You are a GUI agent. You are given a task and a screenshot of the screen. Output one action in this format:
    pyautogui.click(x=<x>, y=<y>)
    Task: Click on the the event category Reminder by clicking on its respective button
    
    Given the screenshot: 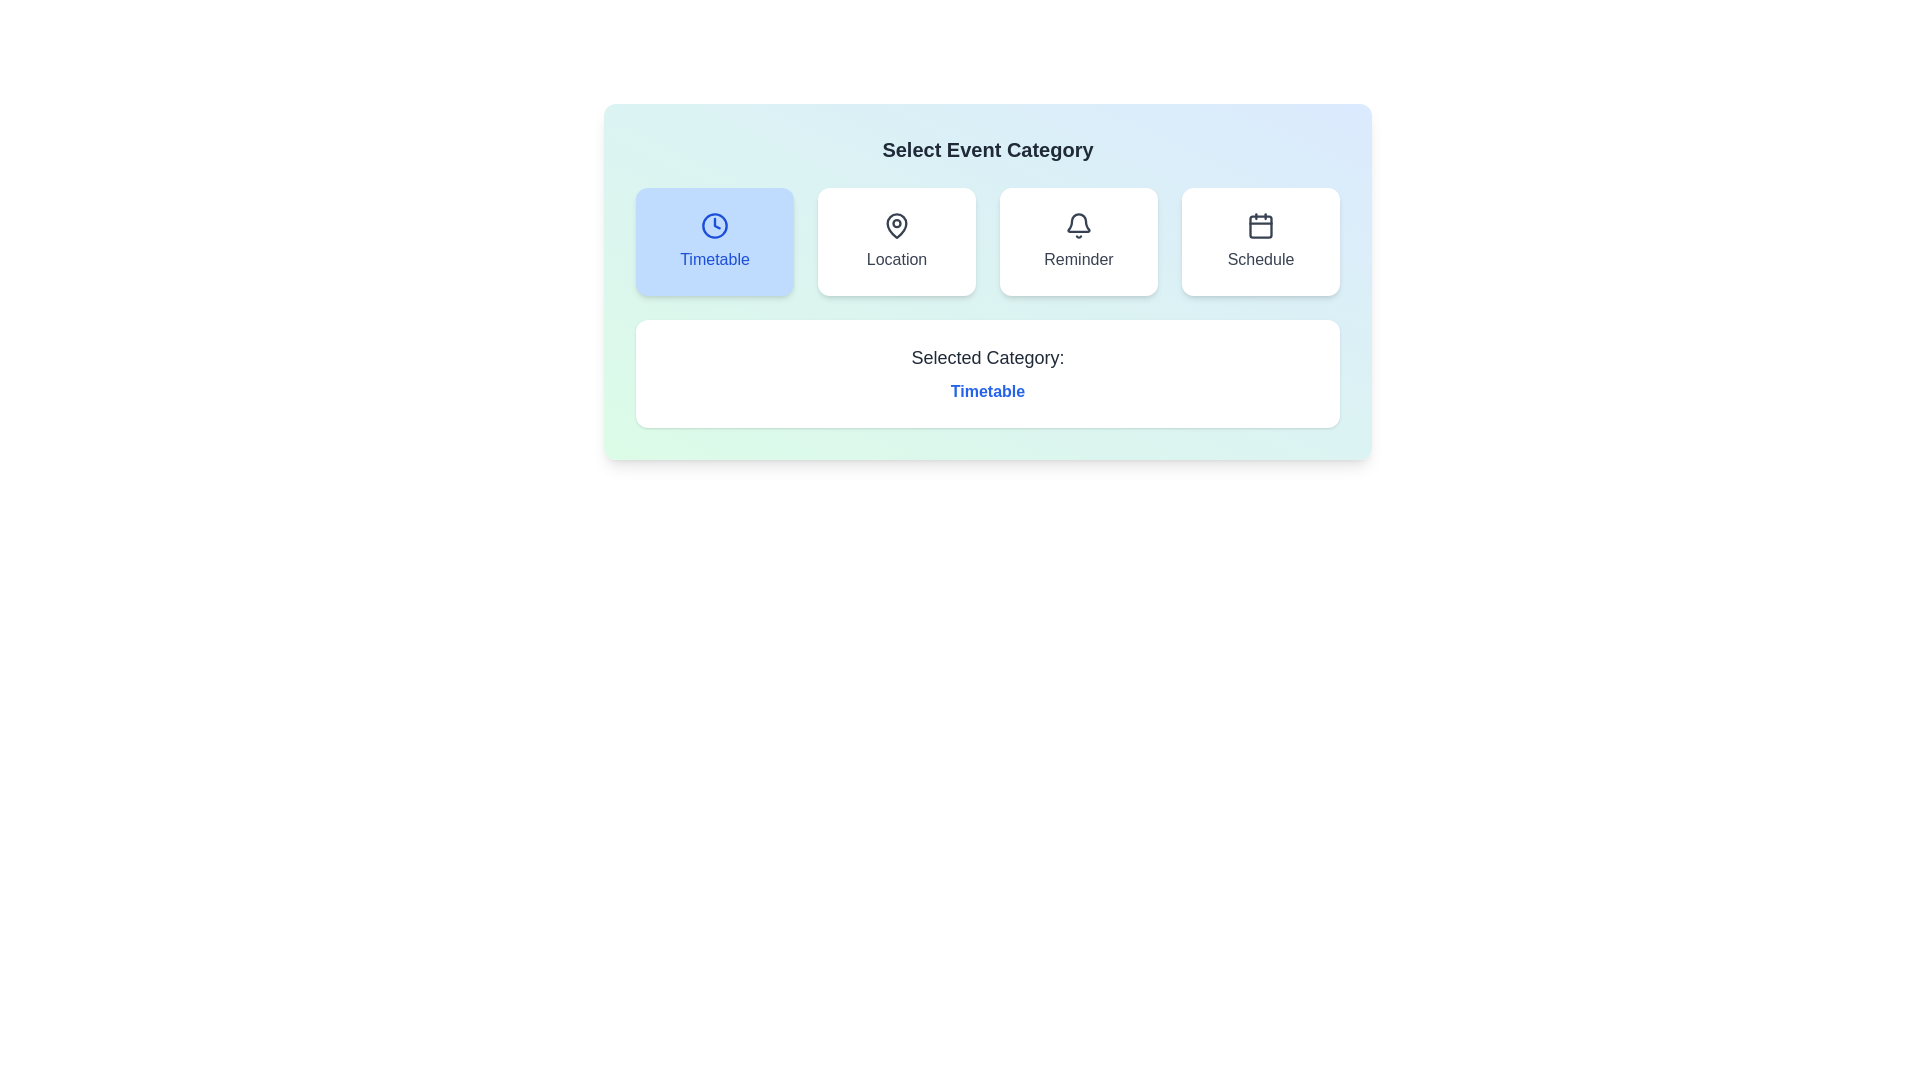 What is the action you would take?
    pyautogui.click(x=1078, y=241)
    